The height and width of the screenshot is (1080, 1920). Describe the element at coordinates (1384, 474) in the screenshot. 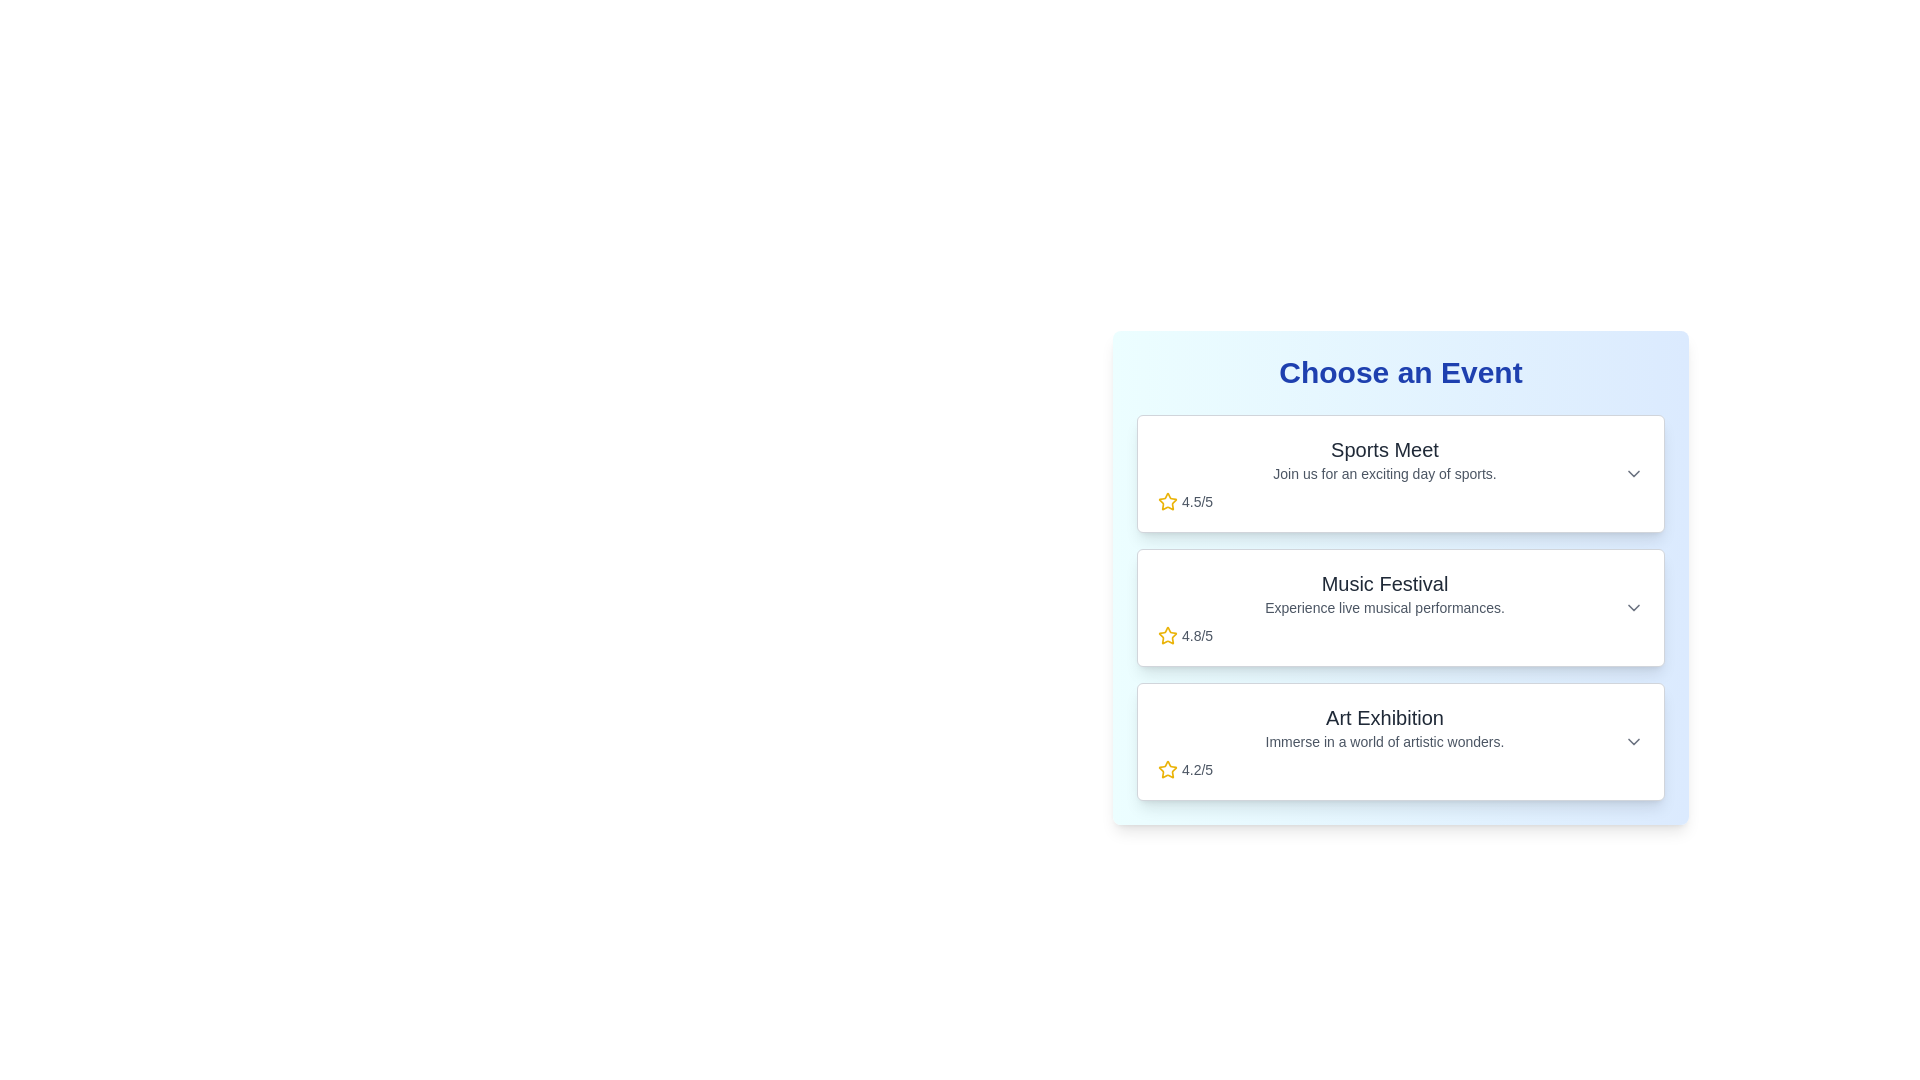

I see `the descriptive text element reading 'Join us for an exciting day of sports.' which is located below the heading 'Sports Meet'` at that location.